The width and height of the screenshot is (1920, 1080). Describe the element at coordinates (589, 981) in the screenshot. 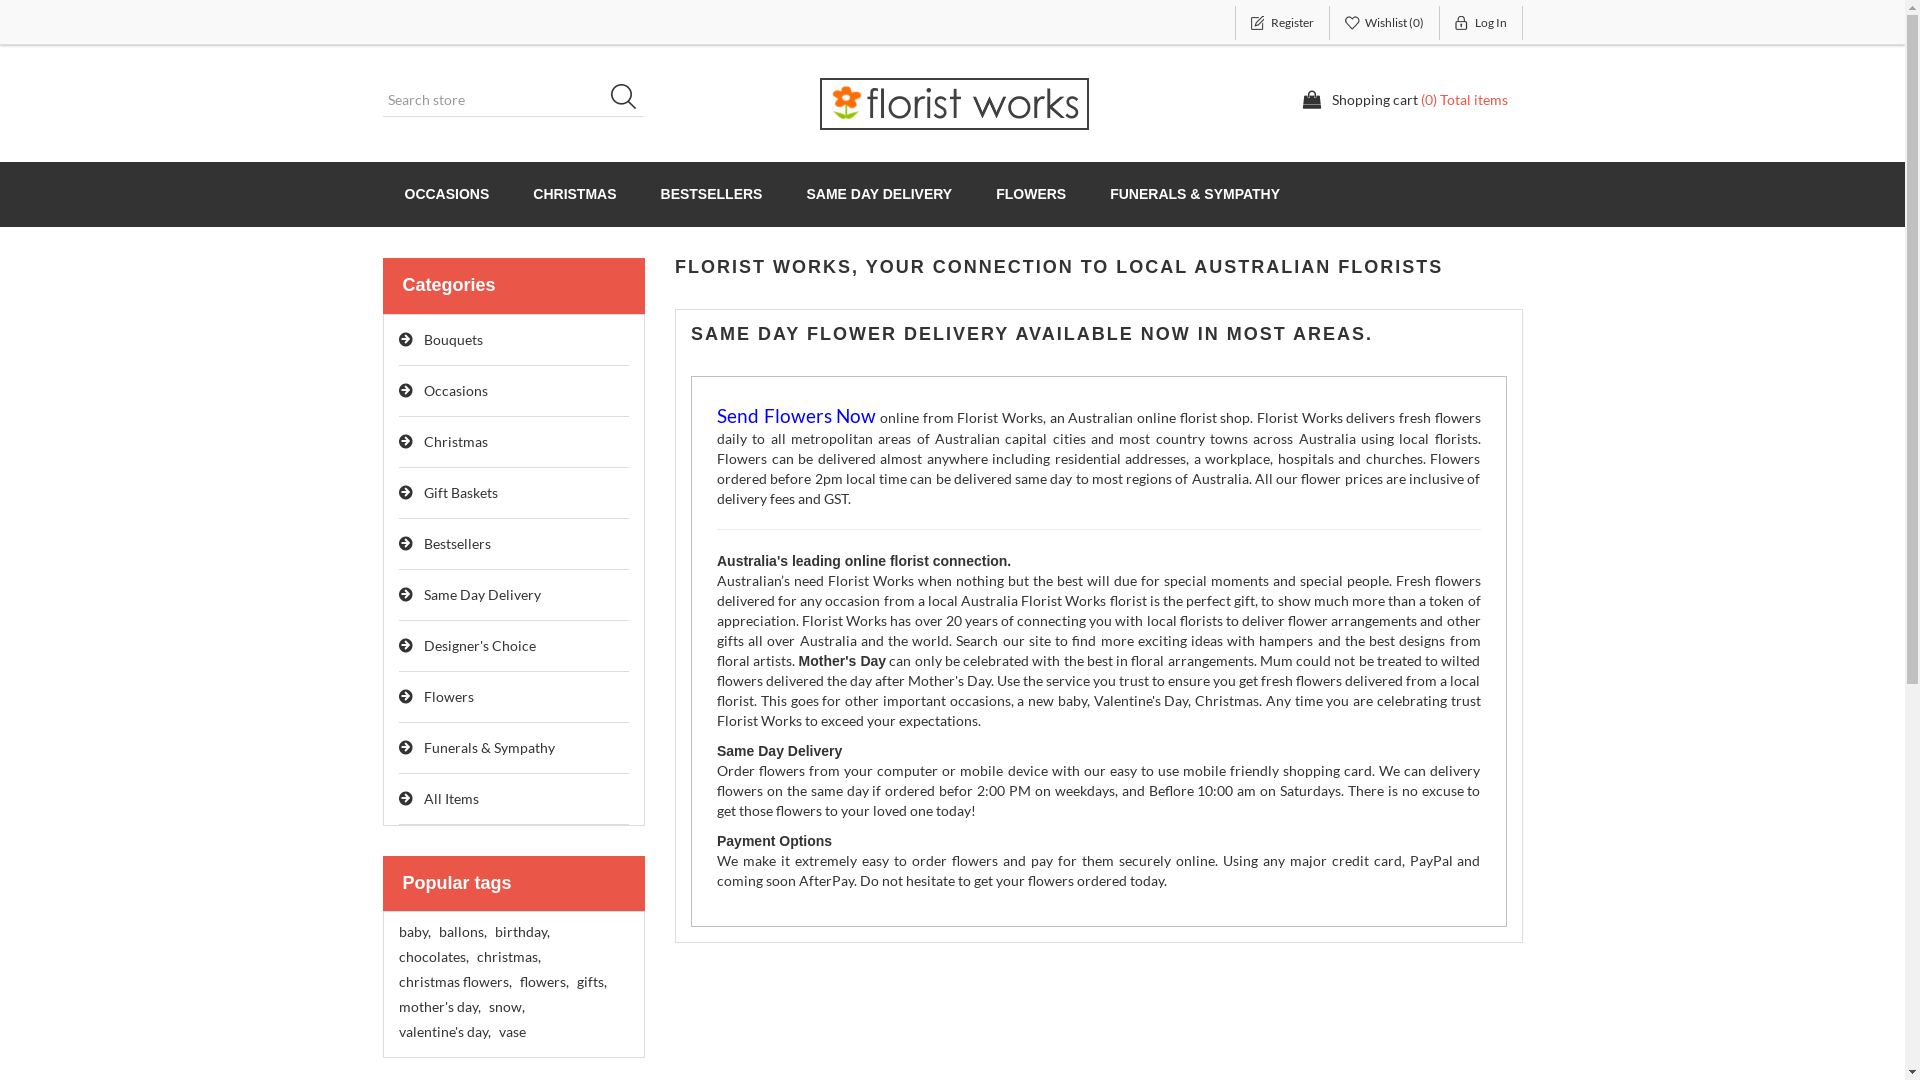

I see `'gifts,'` at that location.